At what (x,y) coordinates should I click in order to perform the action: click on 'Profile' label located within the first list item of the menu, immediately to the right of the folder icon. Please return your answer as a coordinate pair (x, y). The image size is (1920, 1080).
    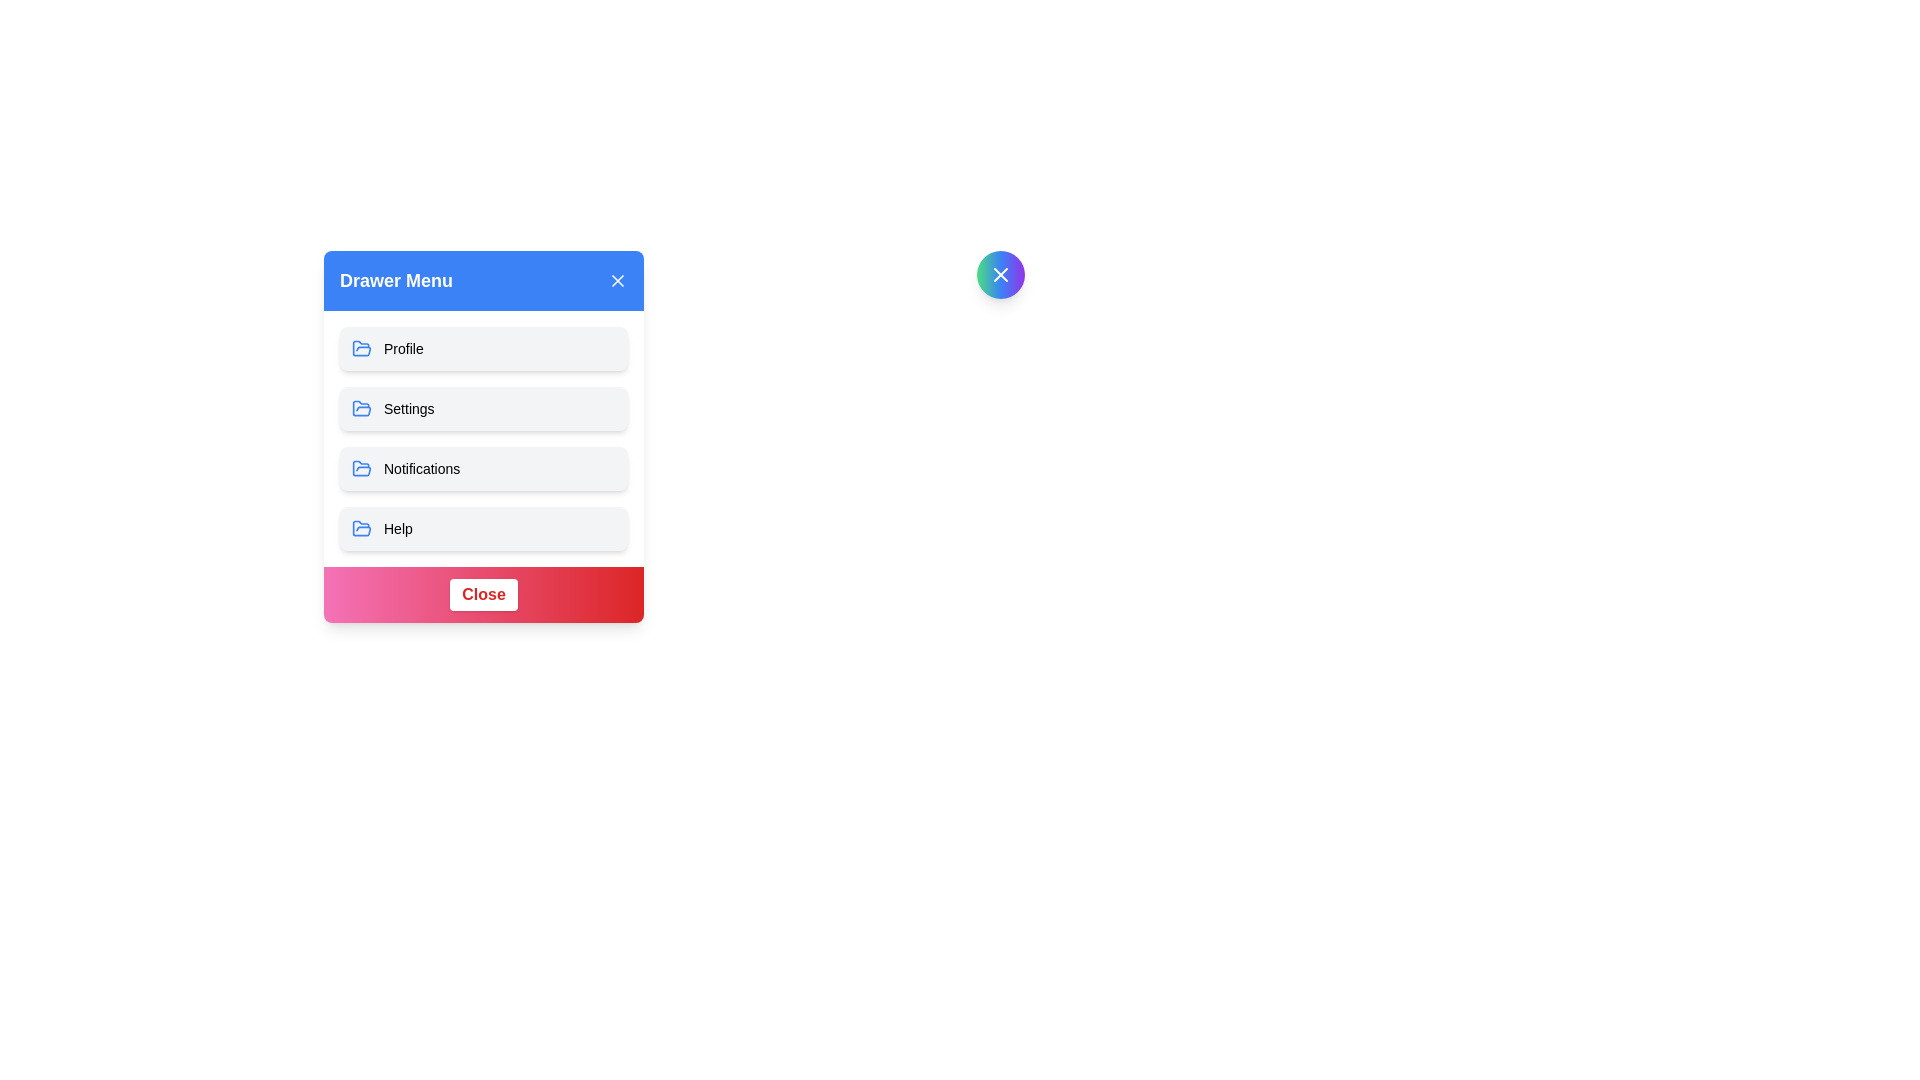
    Looking at the image, I should click on (402, 347).